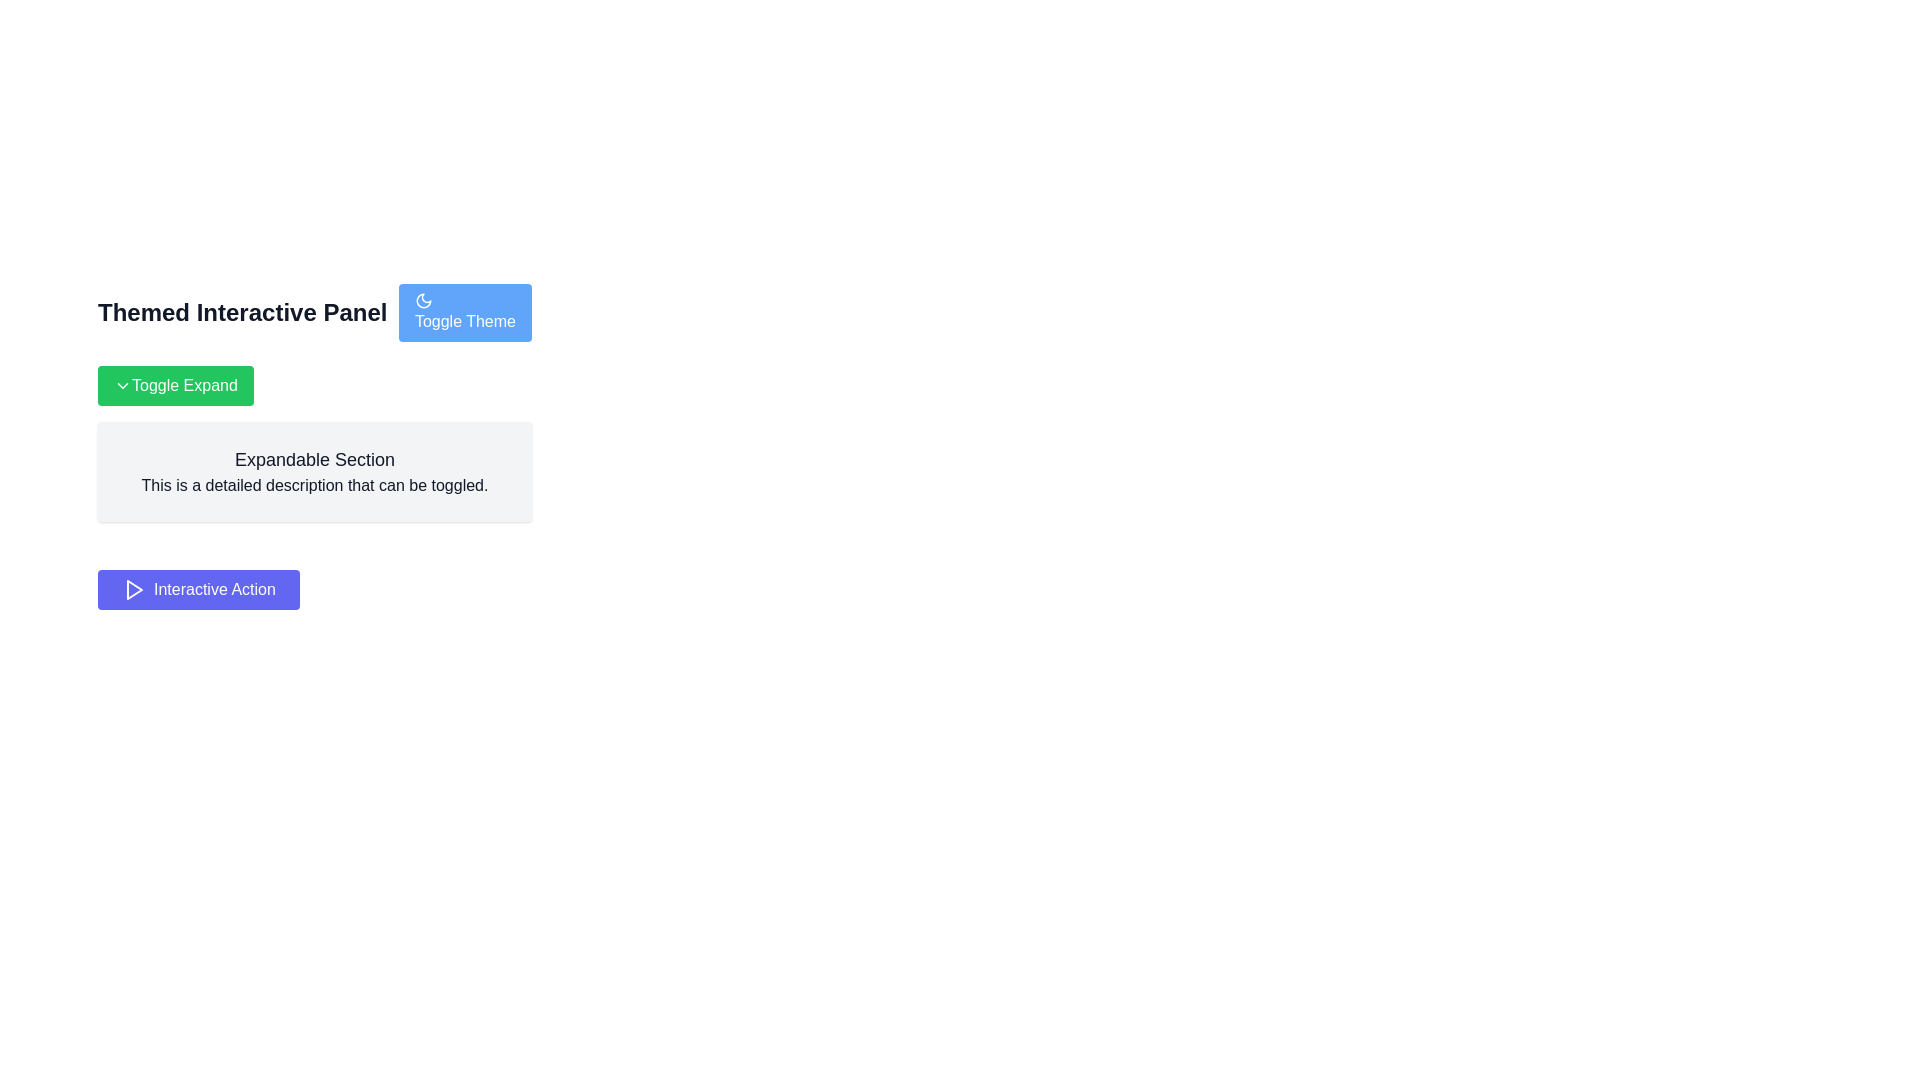 The height and width of the screenshot is (1080, 1920). I want to click on the chevron icon inside the 'Toggle Expand' button, so click(122, 385).